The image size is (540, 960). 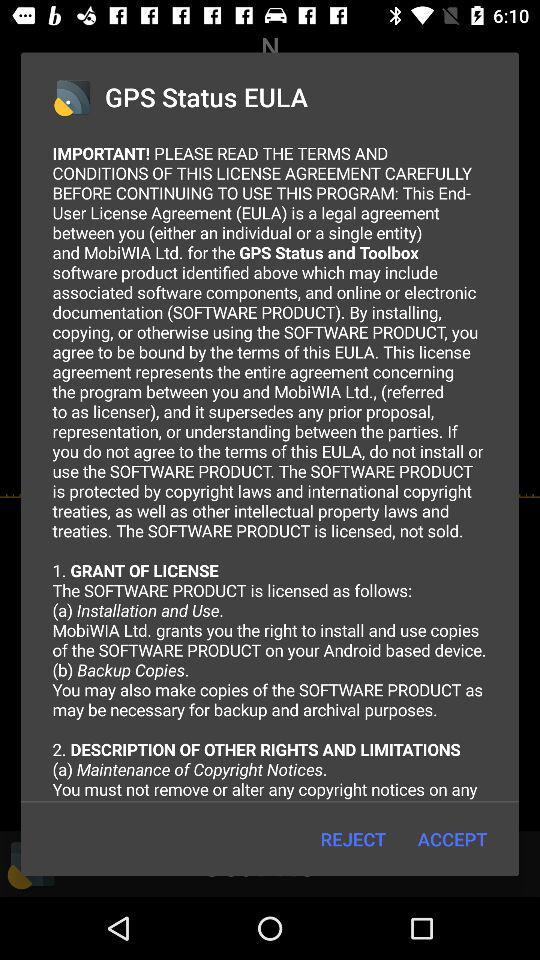 What do you see at coordinates (352, 839) in the screenshot?
I see `the item at the bottom` at bounding box center [352, 839].